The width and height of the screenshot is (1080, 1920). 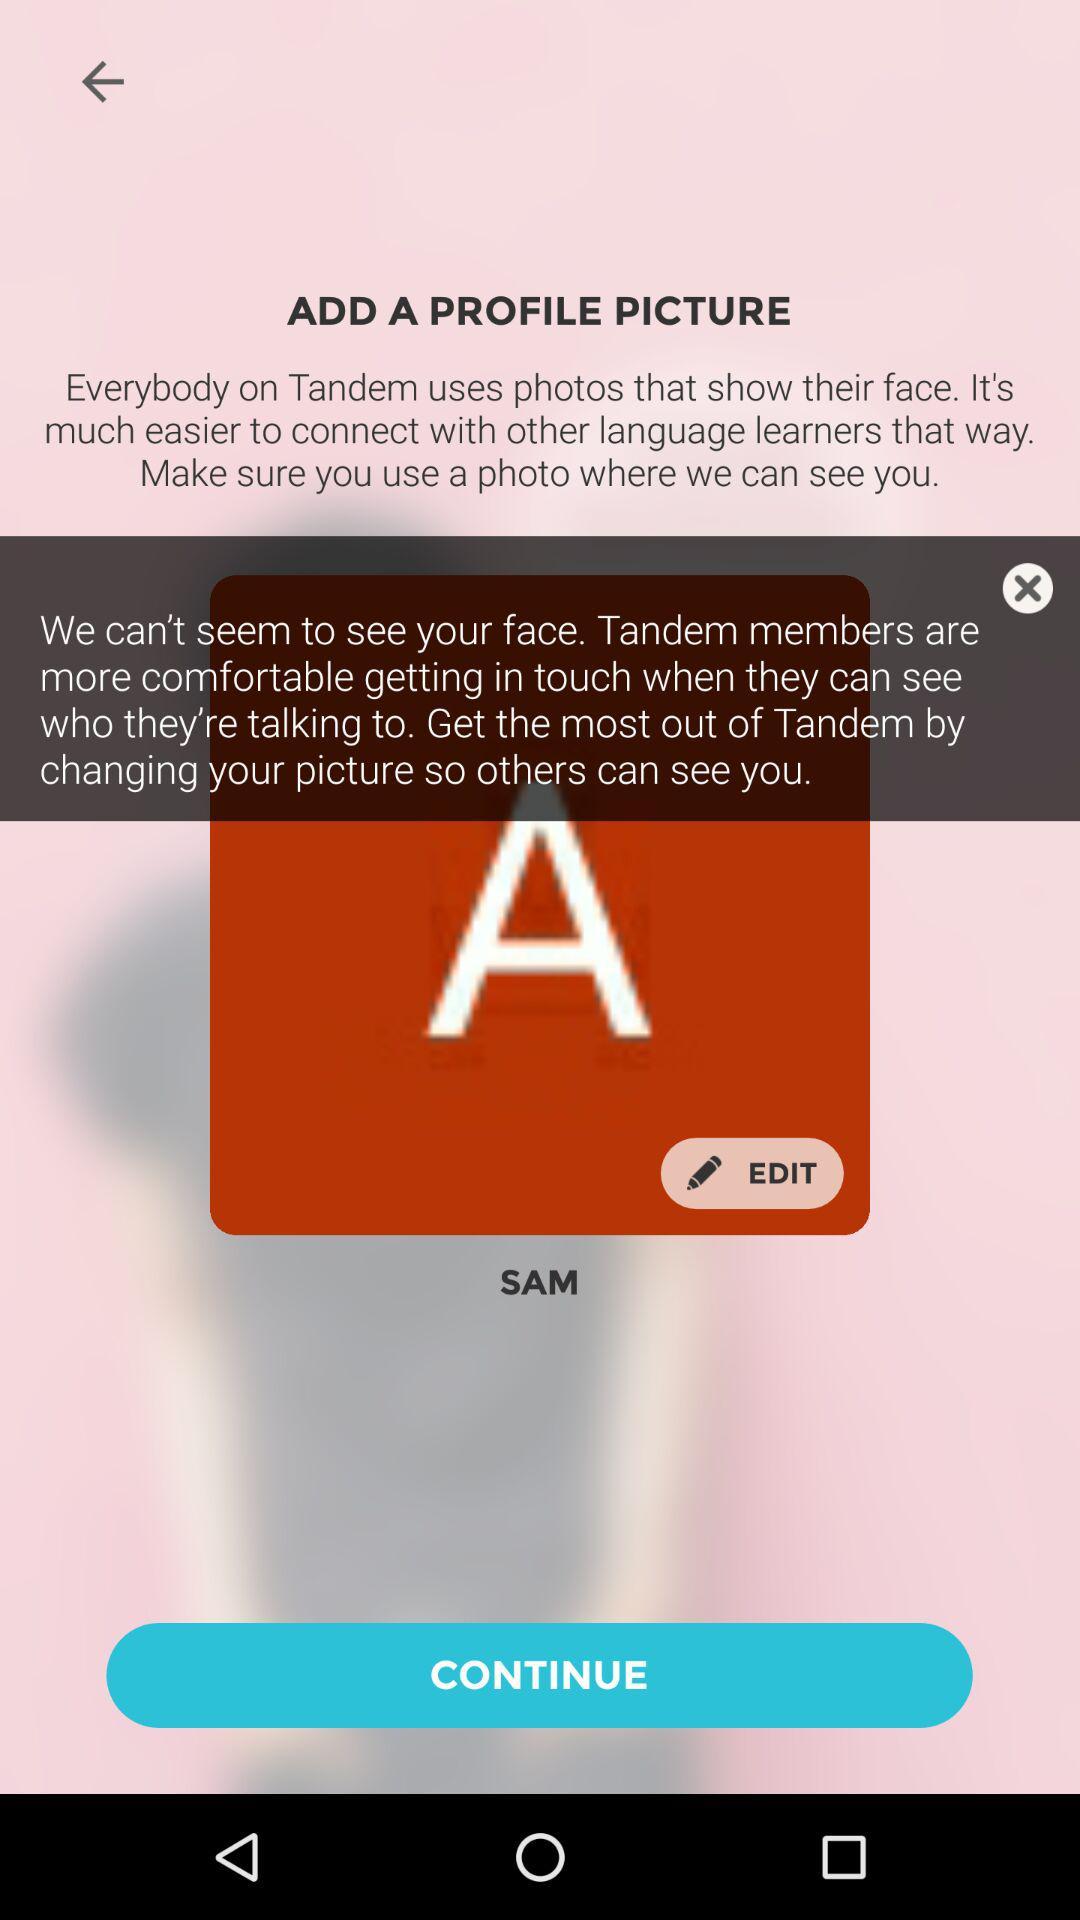 I want to click on the icon below sam, so click(x=538, y=1675).